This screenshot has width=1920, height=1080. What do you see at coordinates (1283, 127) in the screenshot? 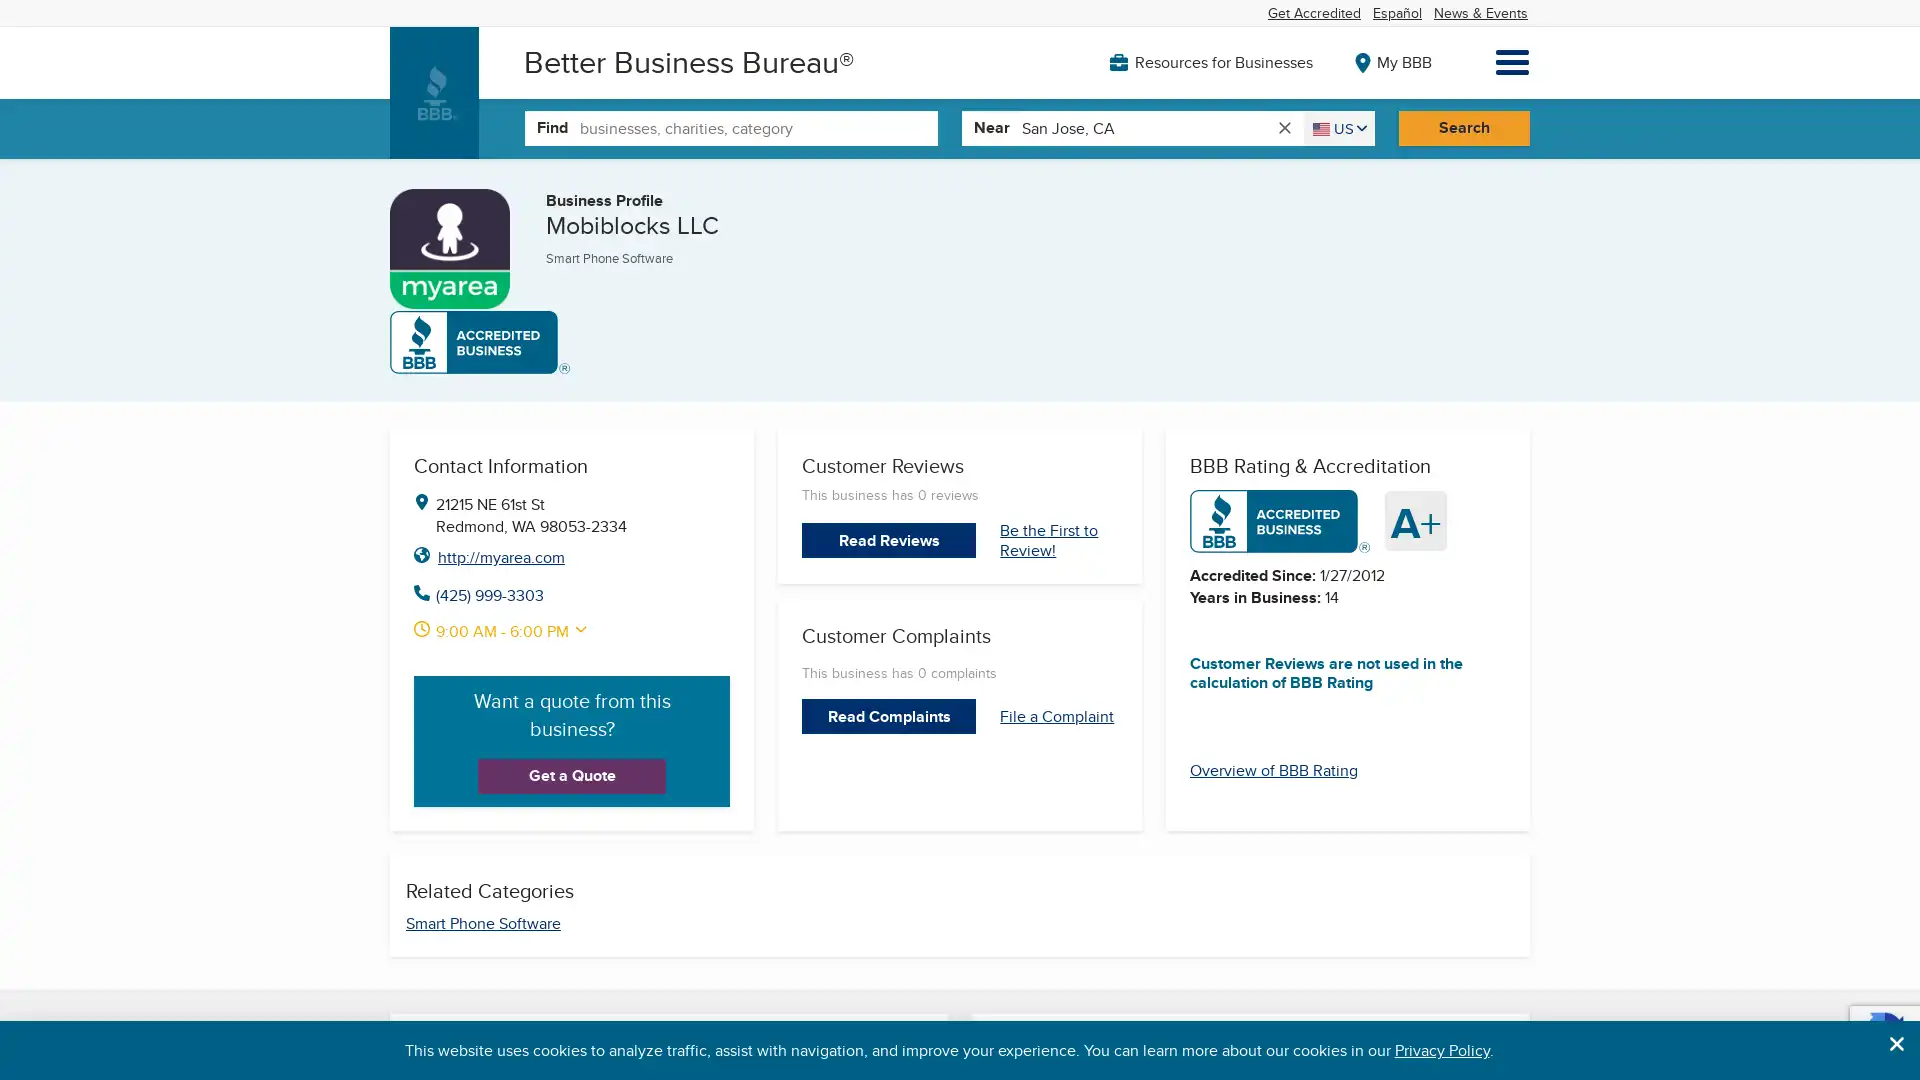
I see `clear search` at bounding box center [1283, 127].